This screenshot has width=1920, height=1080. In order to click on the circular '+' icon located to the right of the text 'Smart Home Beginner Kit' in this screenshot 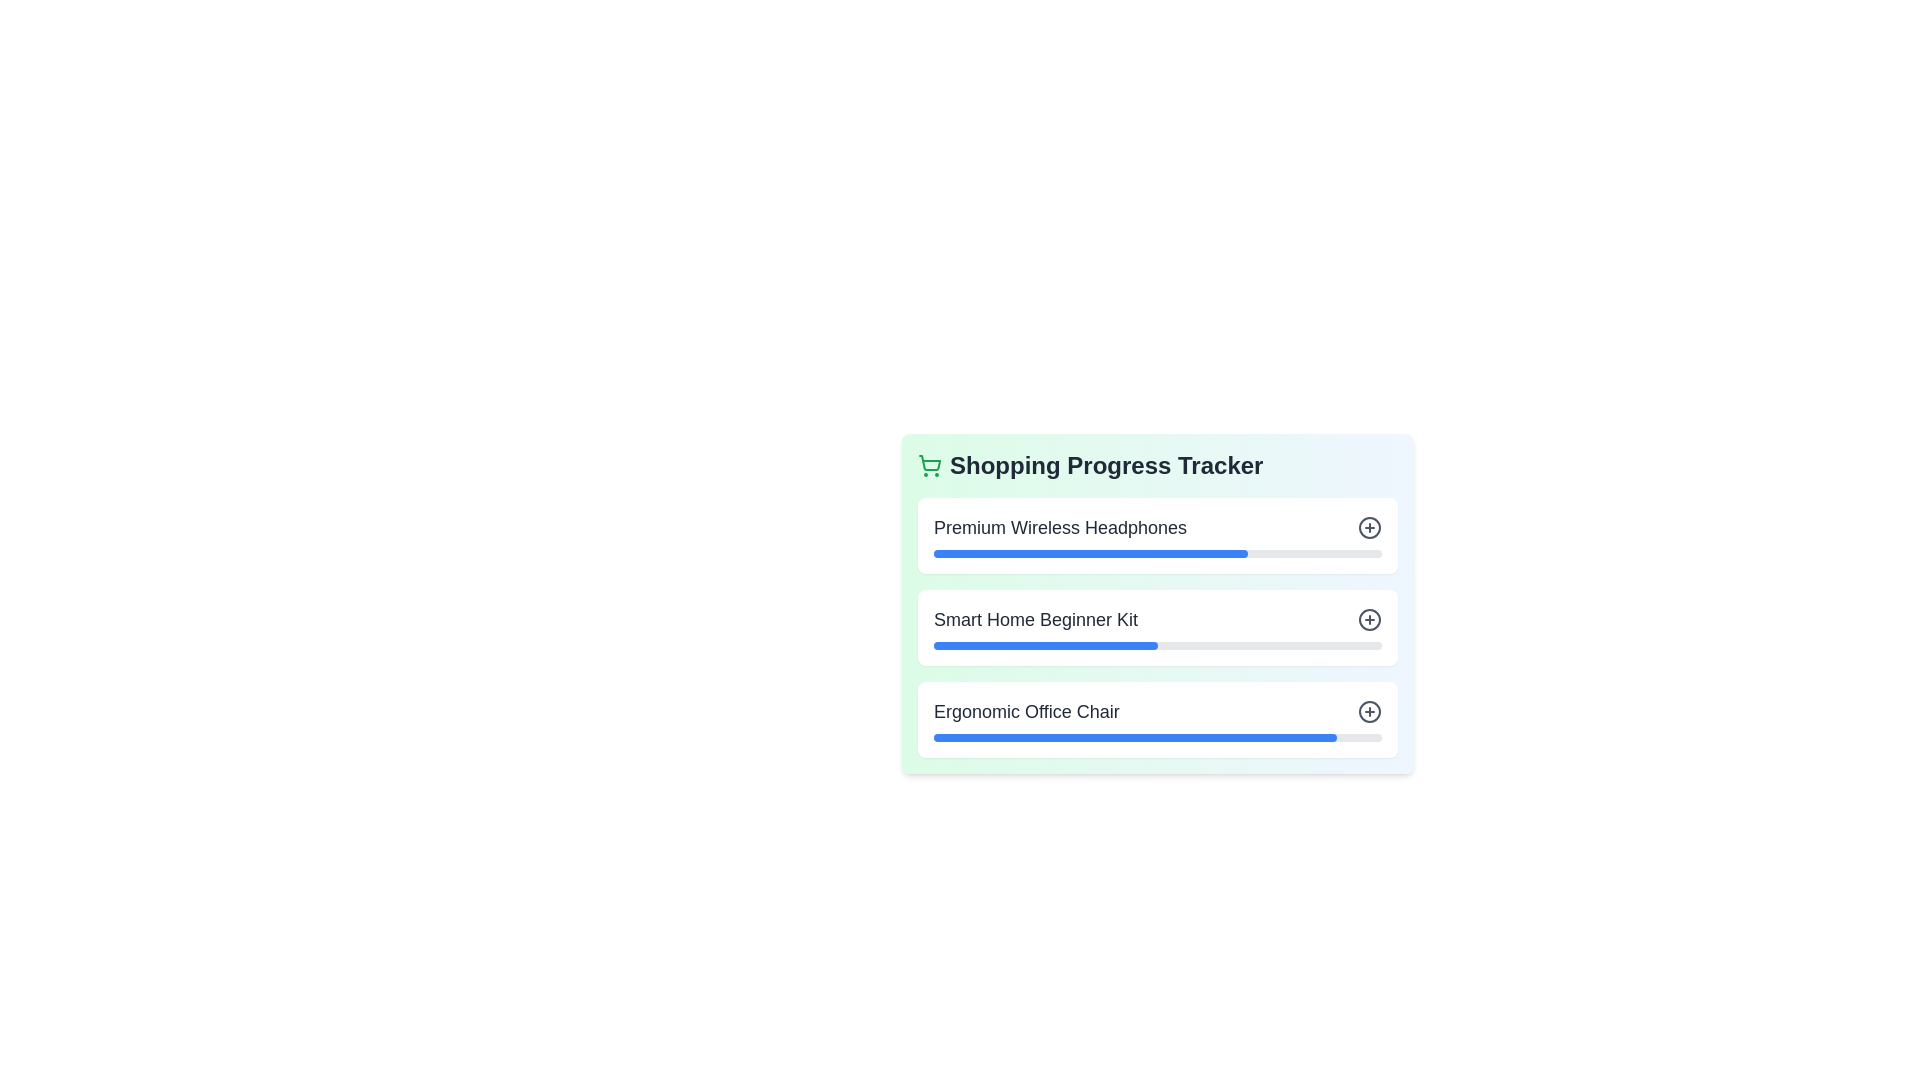, I will do `click(1368, 619)`.